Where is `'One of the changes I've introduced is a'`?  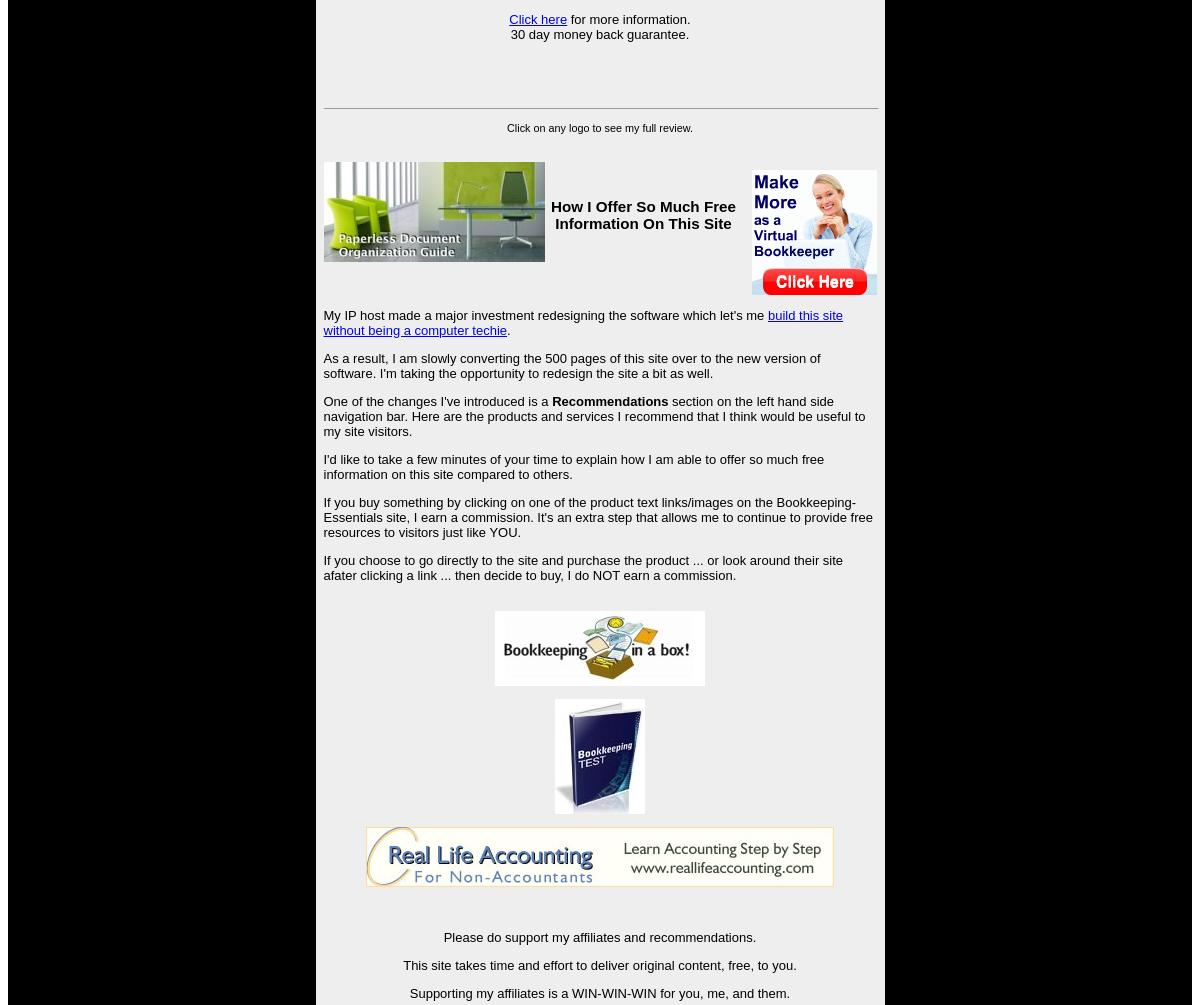 'One of the changes I've introduced is a' is located at coordinates (323, 400).